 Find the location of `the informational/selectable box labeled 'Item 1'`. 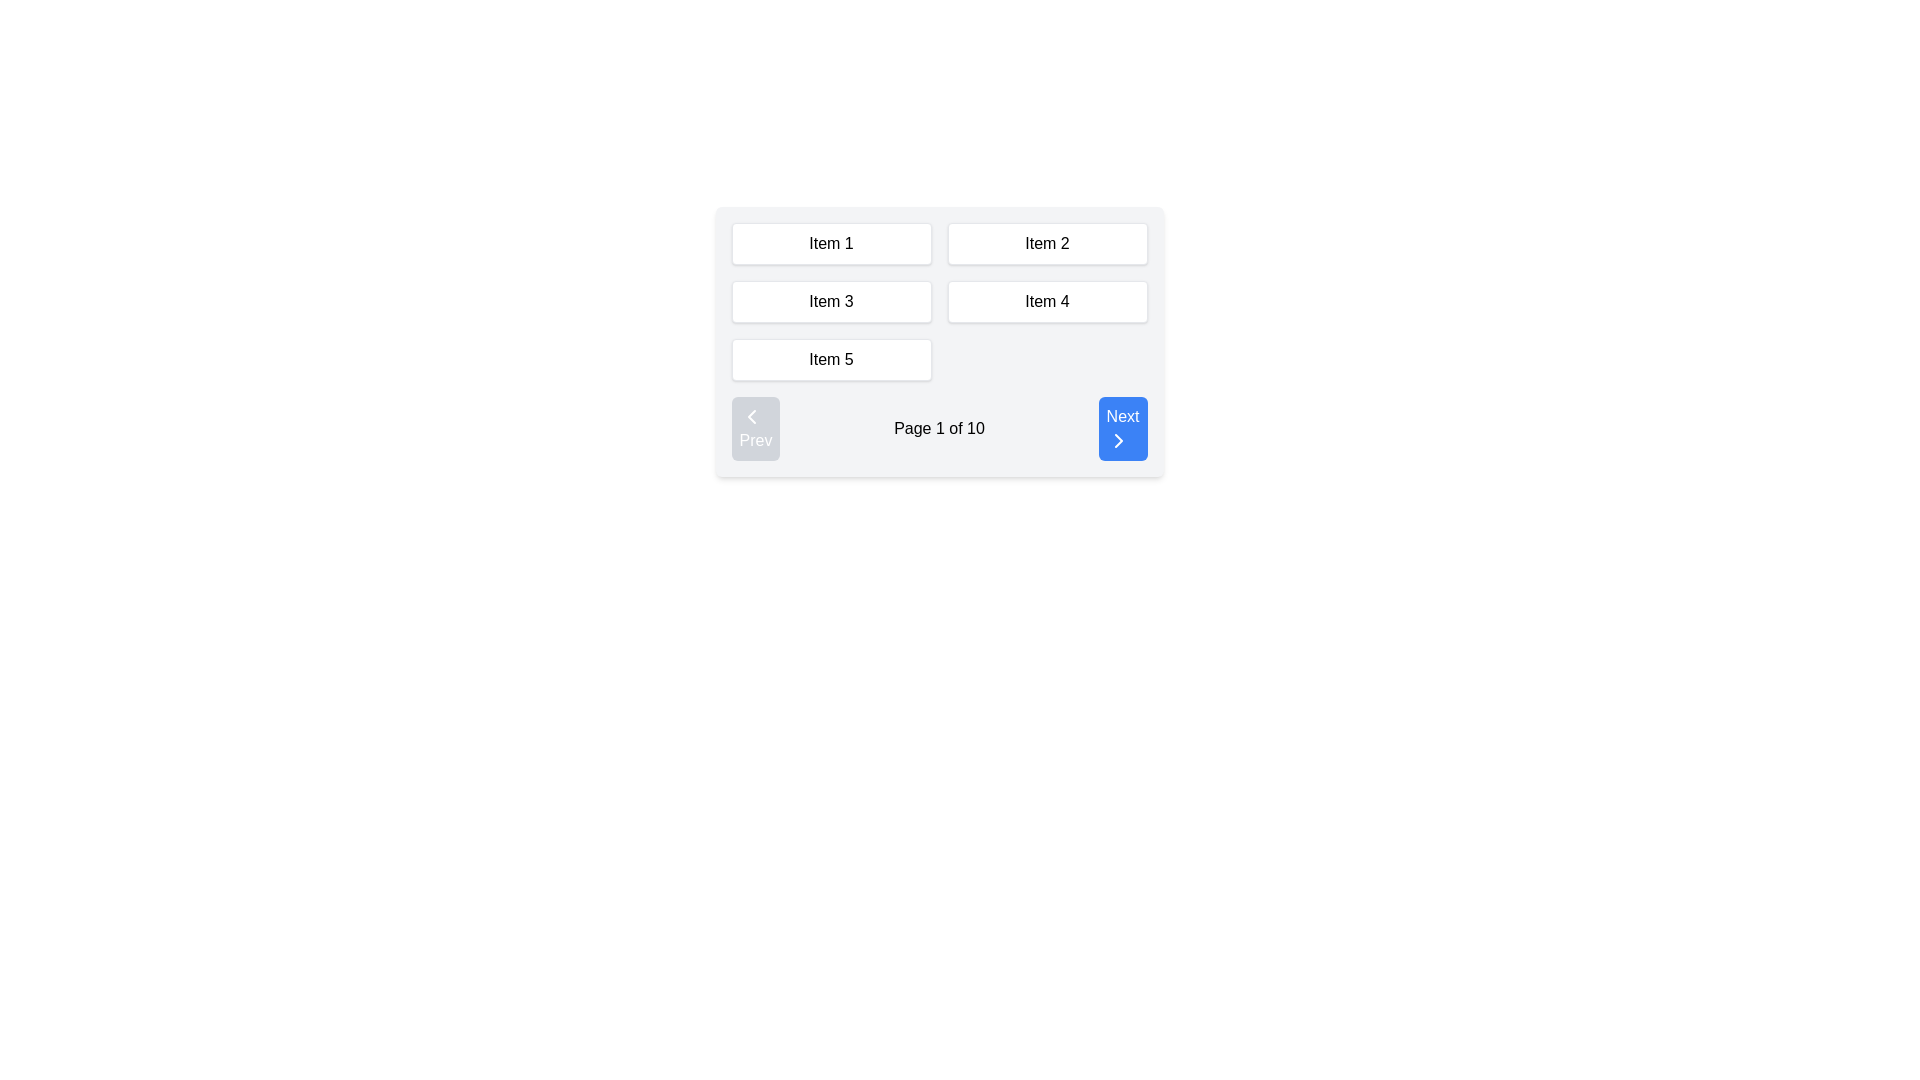

the informational/selectable box labeled 'Item 1' is located at coordinates (831, 242).